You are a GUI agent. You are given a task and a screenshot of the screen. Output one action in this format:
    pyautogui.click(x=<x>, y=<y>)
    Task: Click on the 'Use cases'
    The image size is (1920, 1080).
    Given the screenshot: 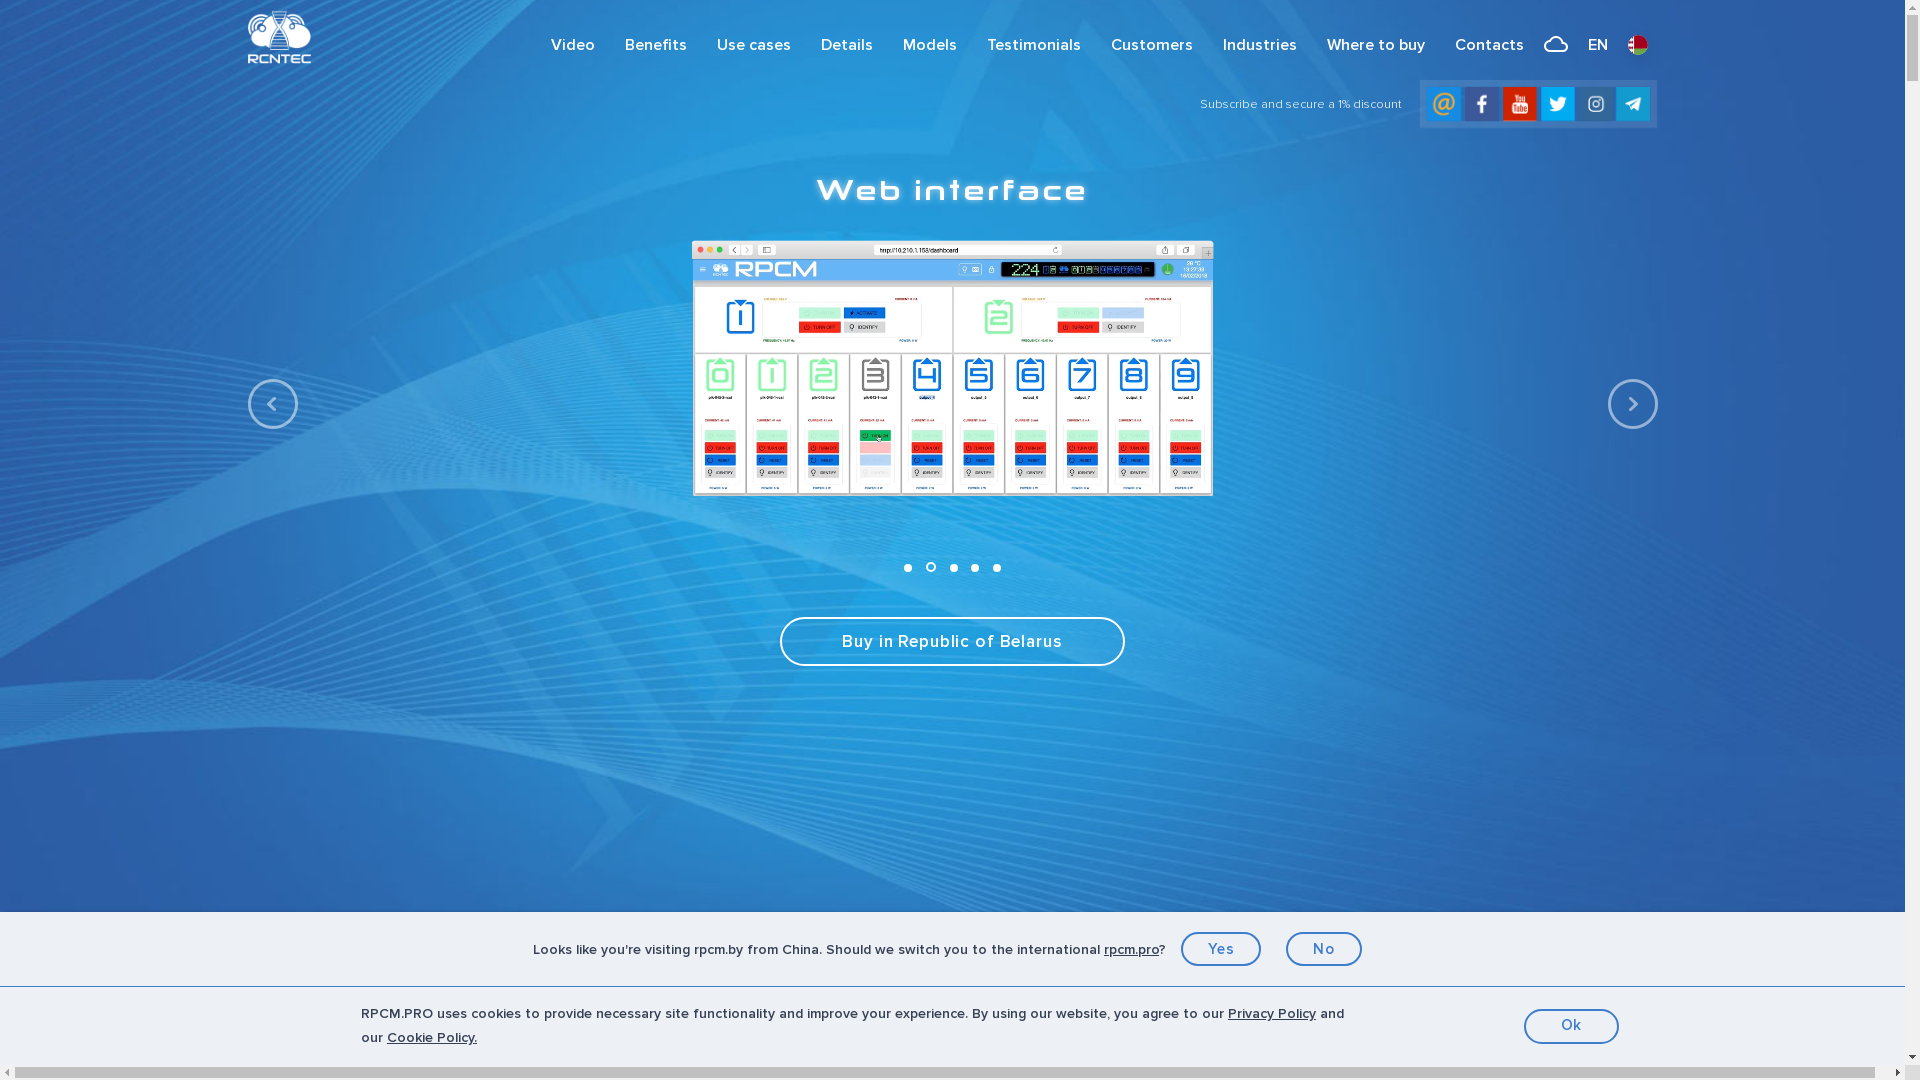 What is the action you would take?
    pyautogui.click(x=752, y=45)
    